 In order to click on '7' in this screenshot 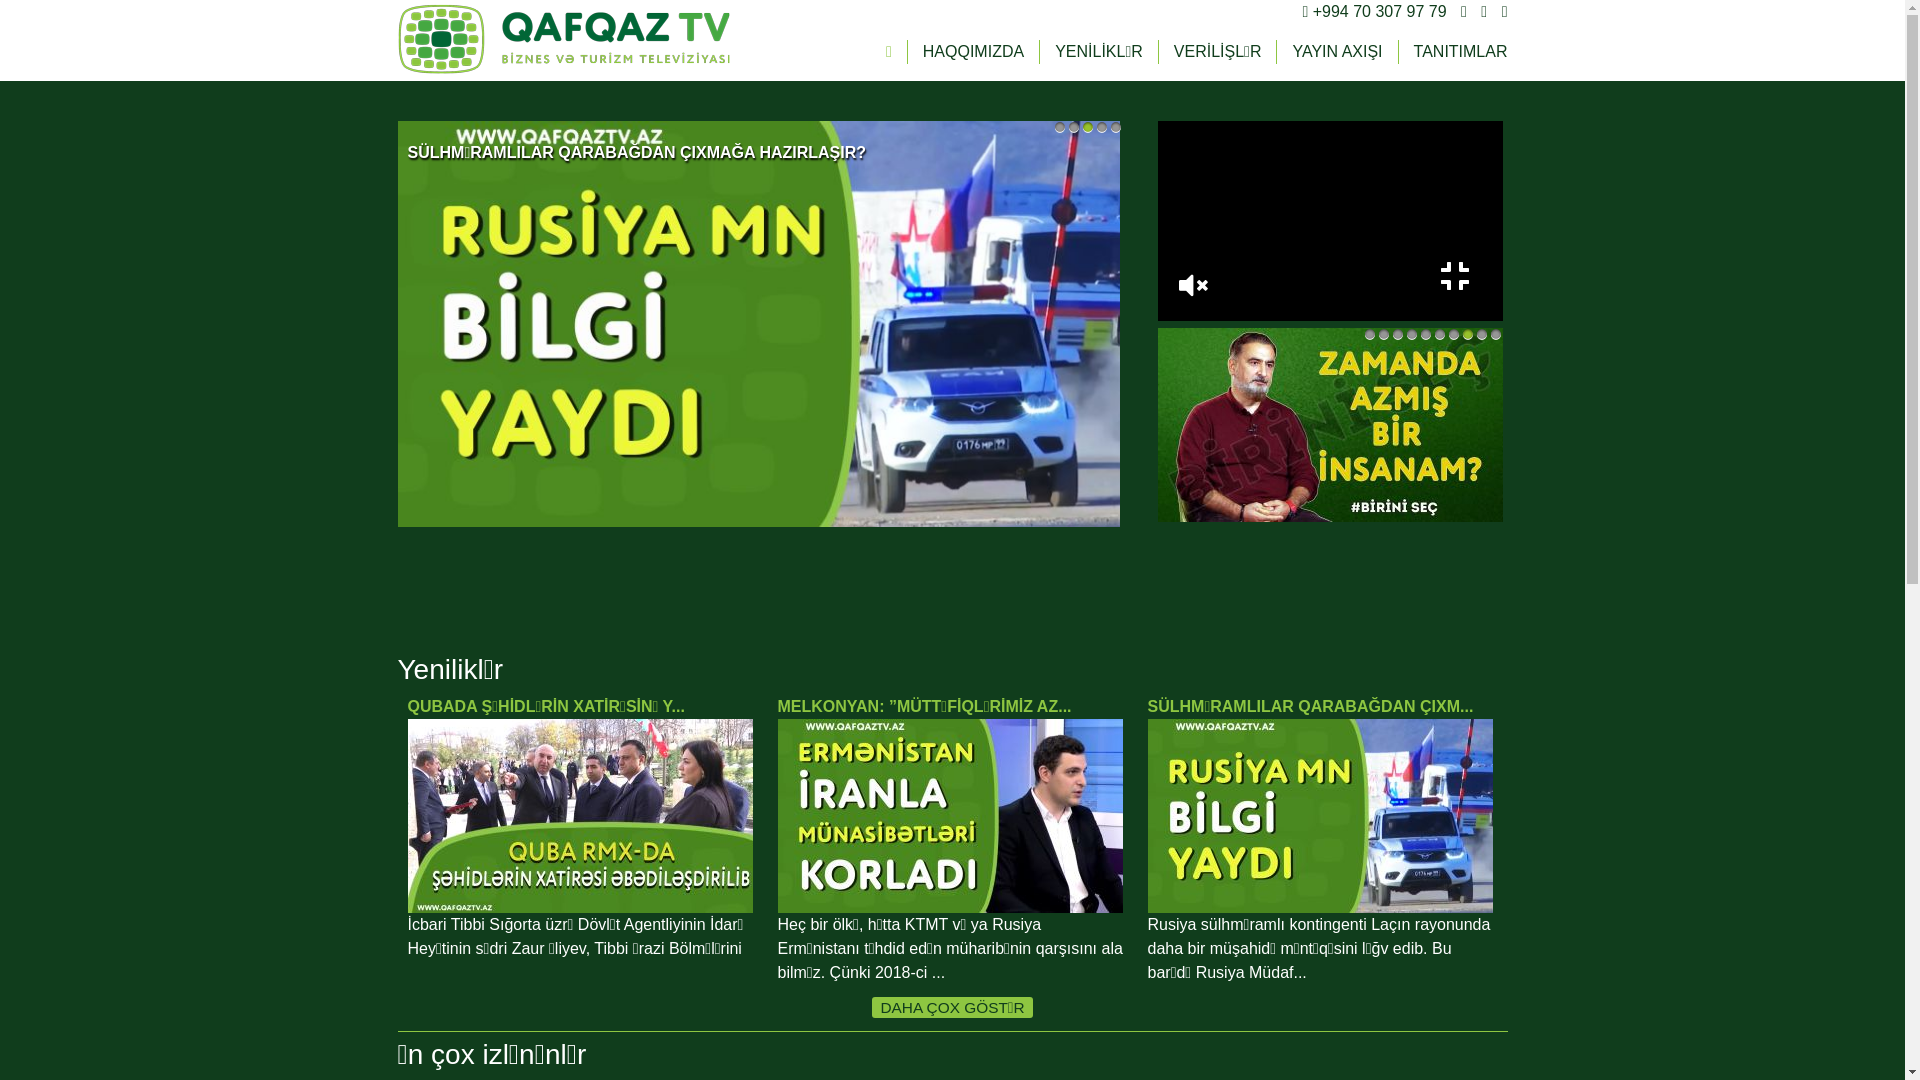, I will do `click(1454, 333)`.